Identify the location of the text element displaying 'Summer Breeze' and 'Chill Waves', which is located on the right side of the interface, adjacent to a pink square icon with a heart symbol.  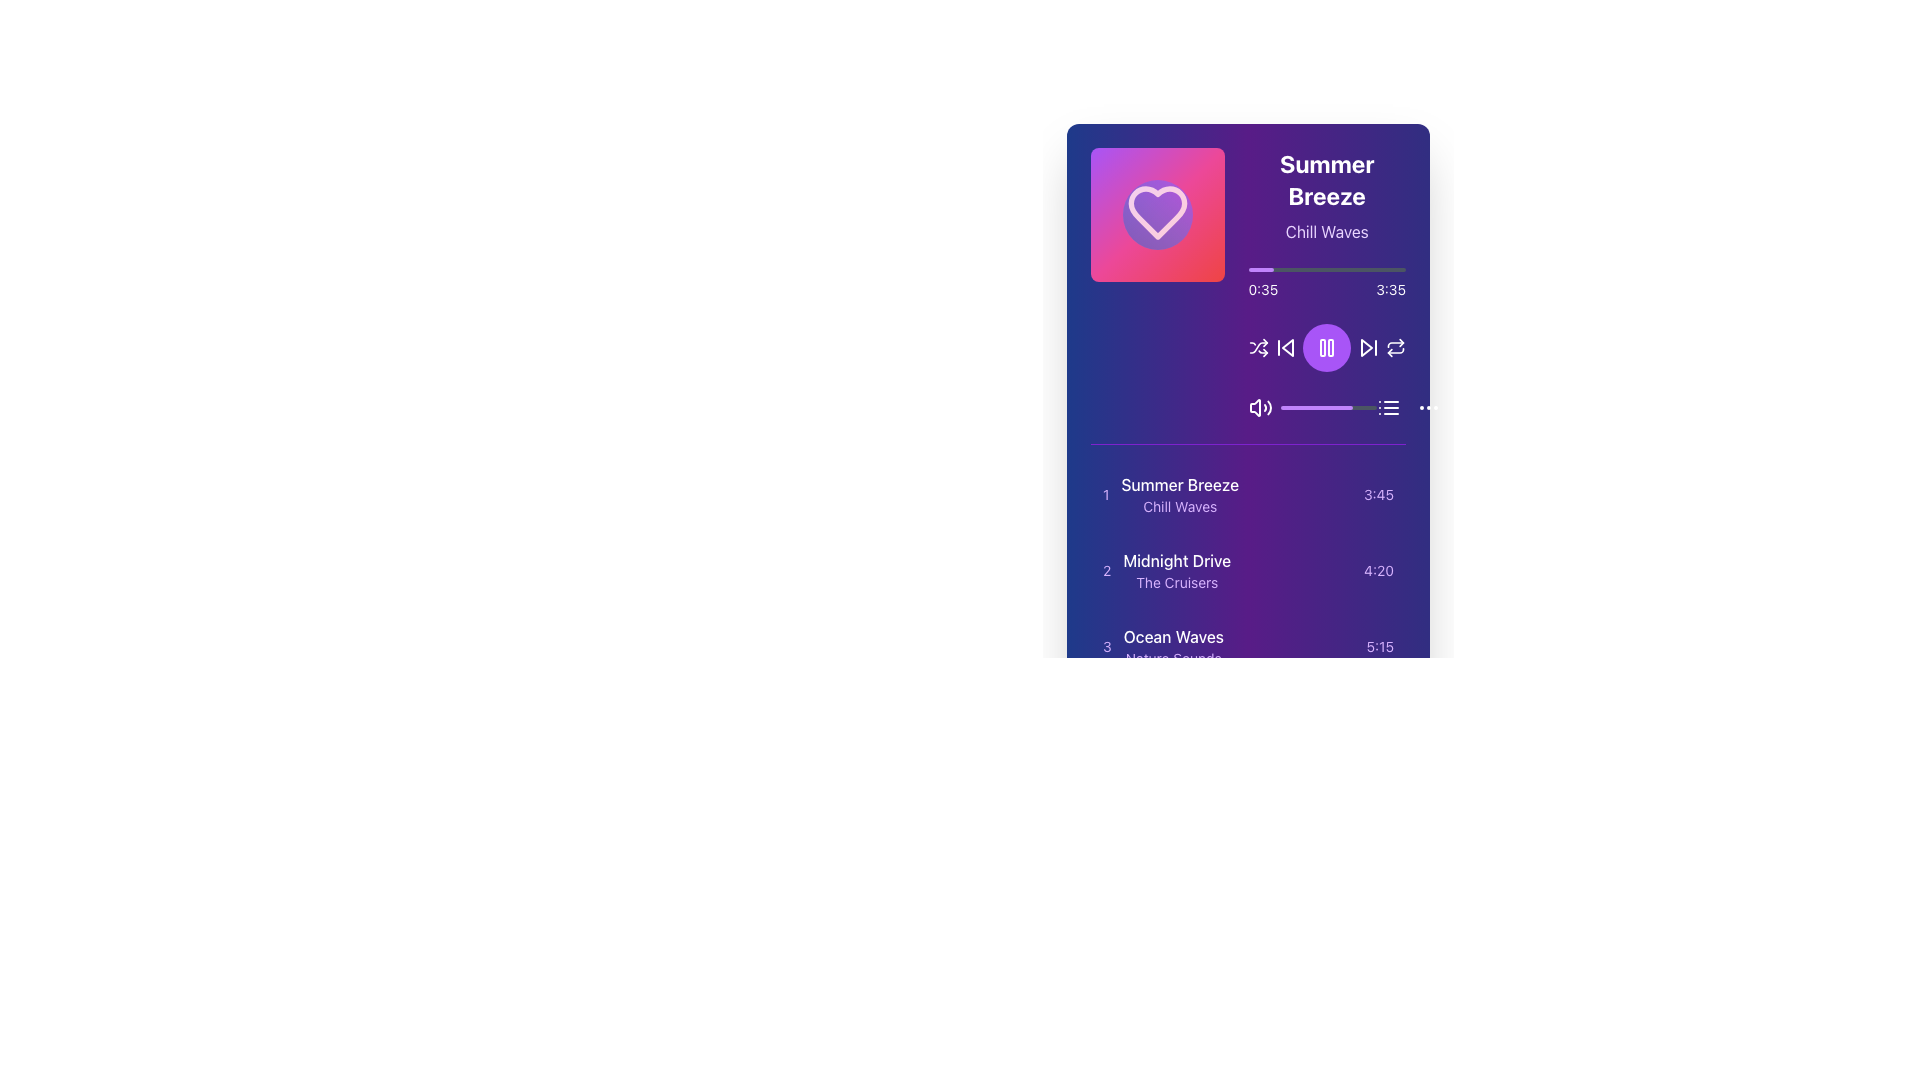
(1327, 196).